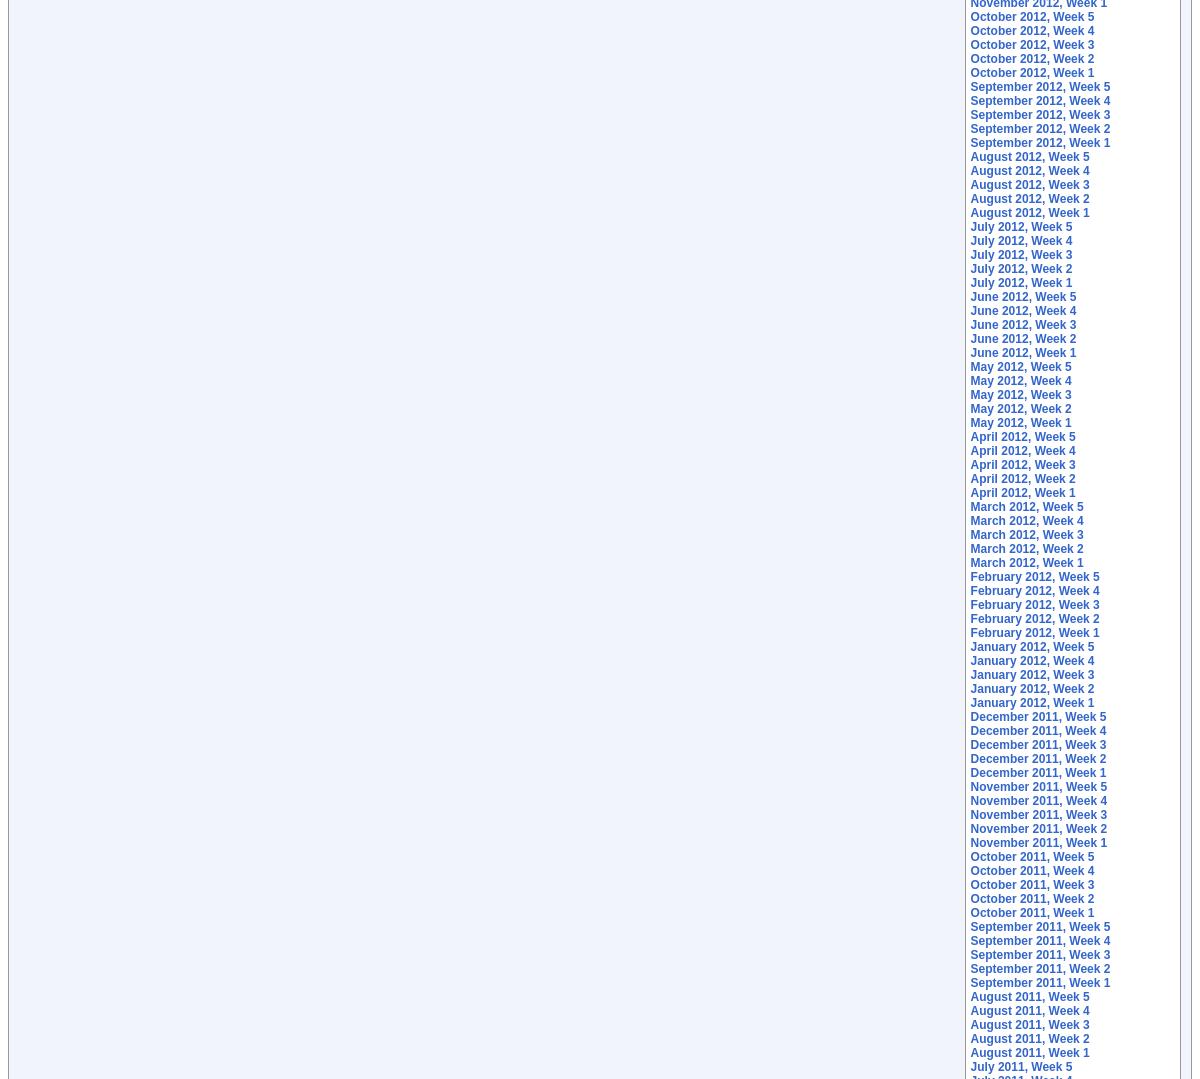 Image resolution: width=1200 pixels, height=1079 pixels. Describe the element at coordinates (1040, 115) in the screenshot. I see `'September 2012, Week 3'` at that location.